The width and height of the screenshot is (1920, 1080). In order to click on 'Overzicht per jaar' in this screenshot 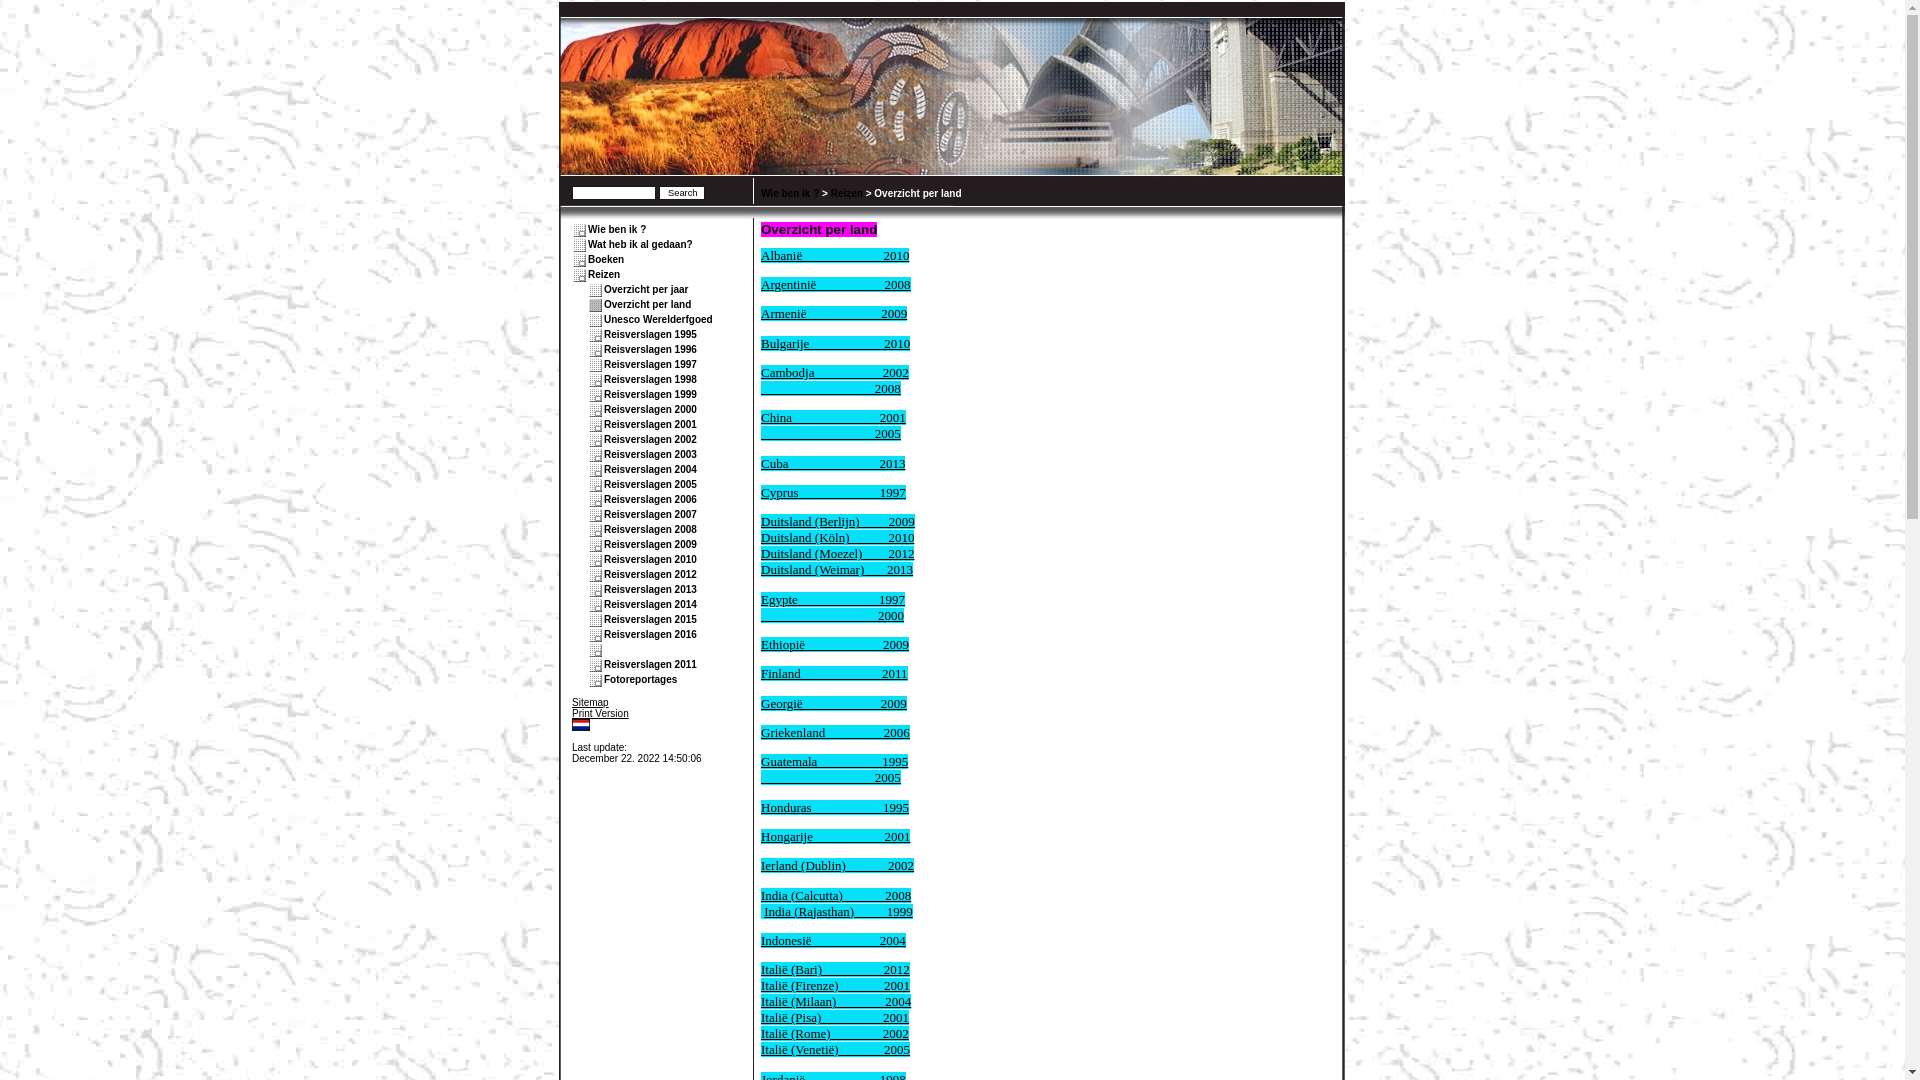, I will do `click(646, 289)`.